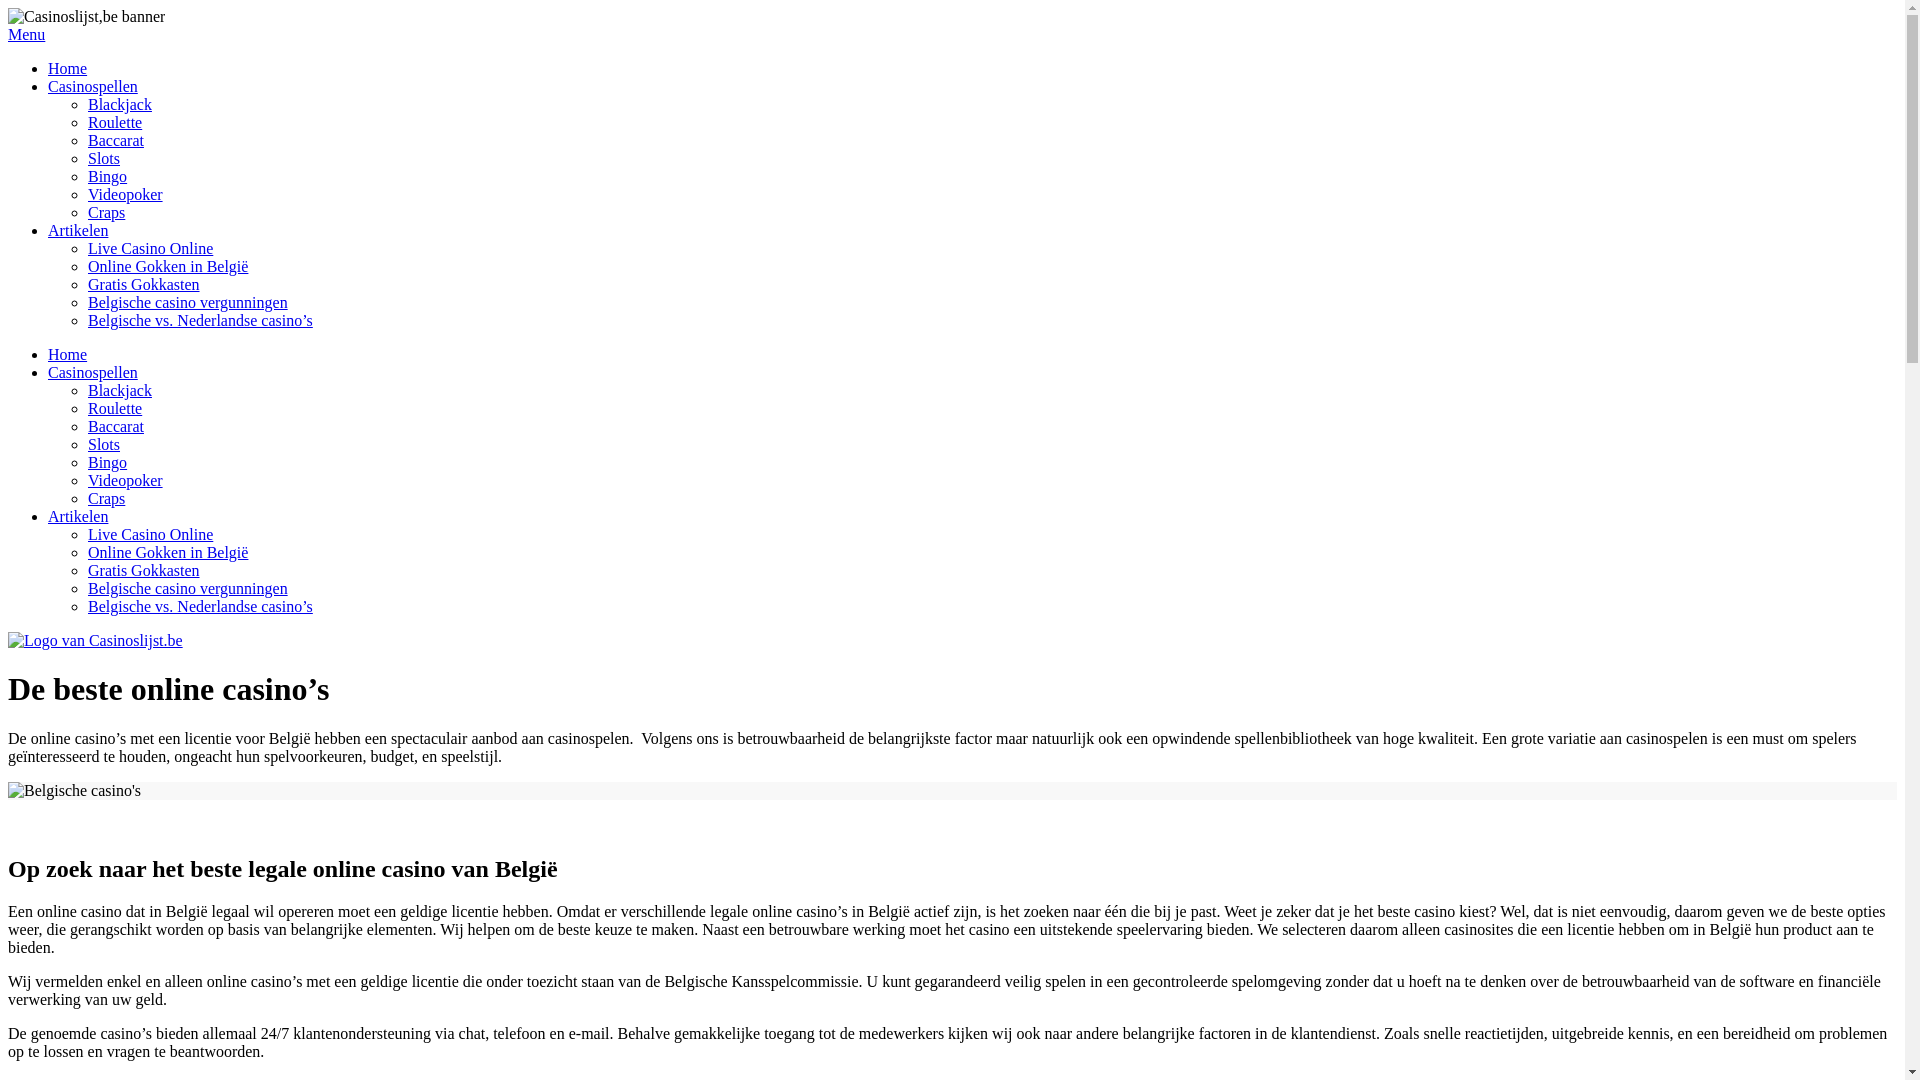 The image size is (1920, 1080). I want to click on 'Baccarat', so click(86, 139).